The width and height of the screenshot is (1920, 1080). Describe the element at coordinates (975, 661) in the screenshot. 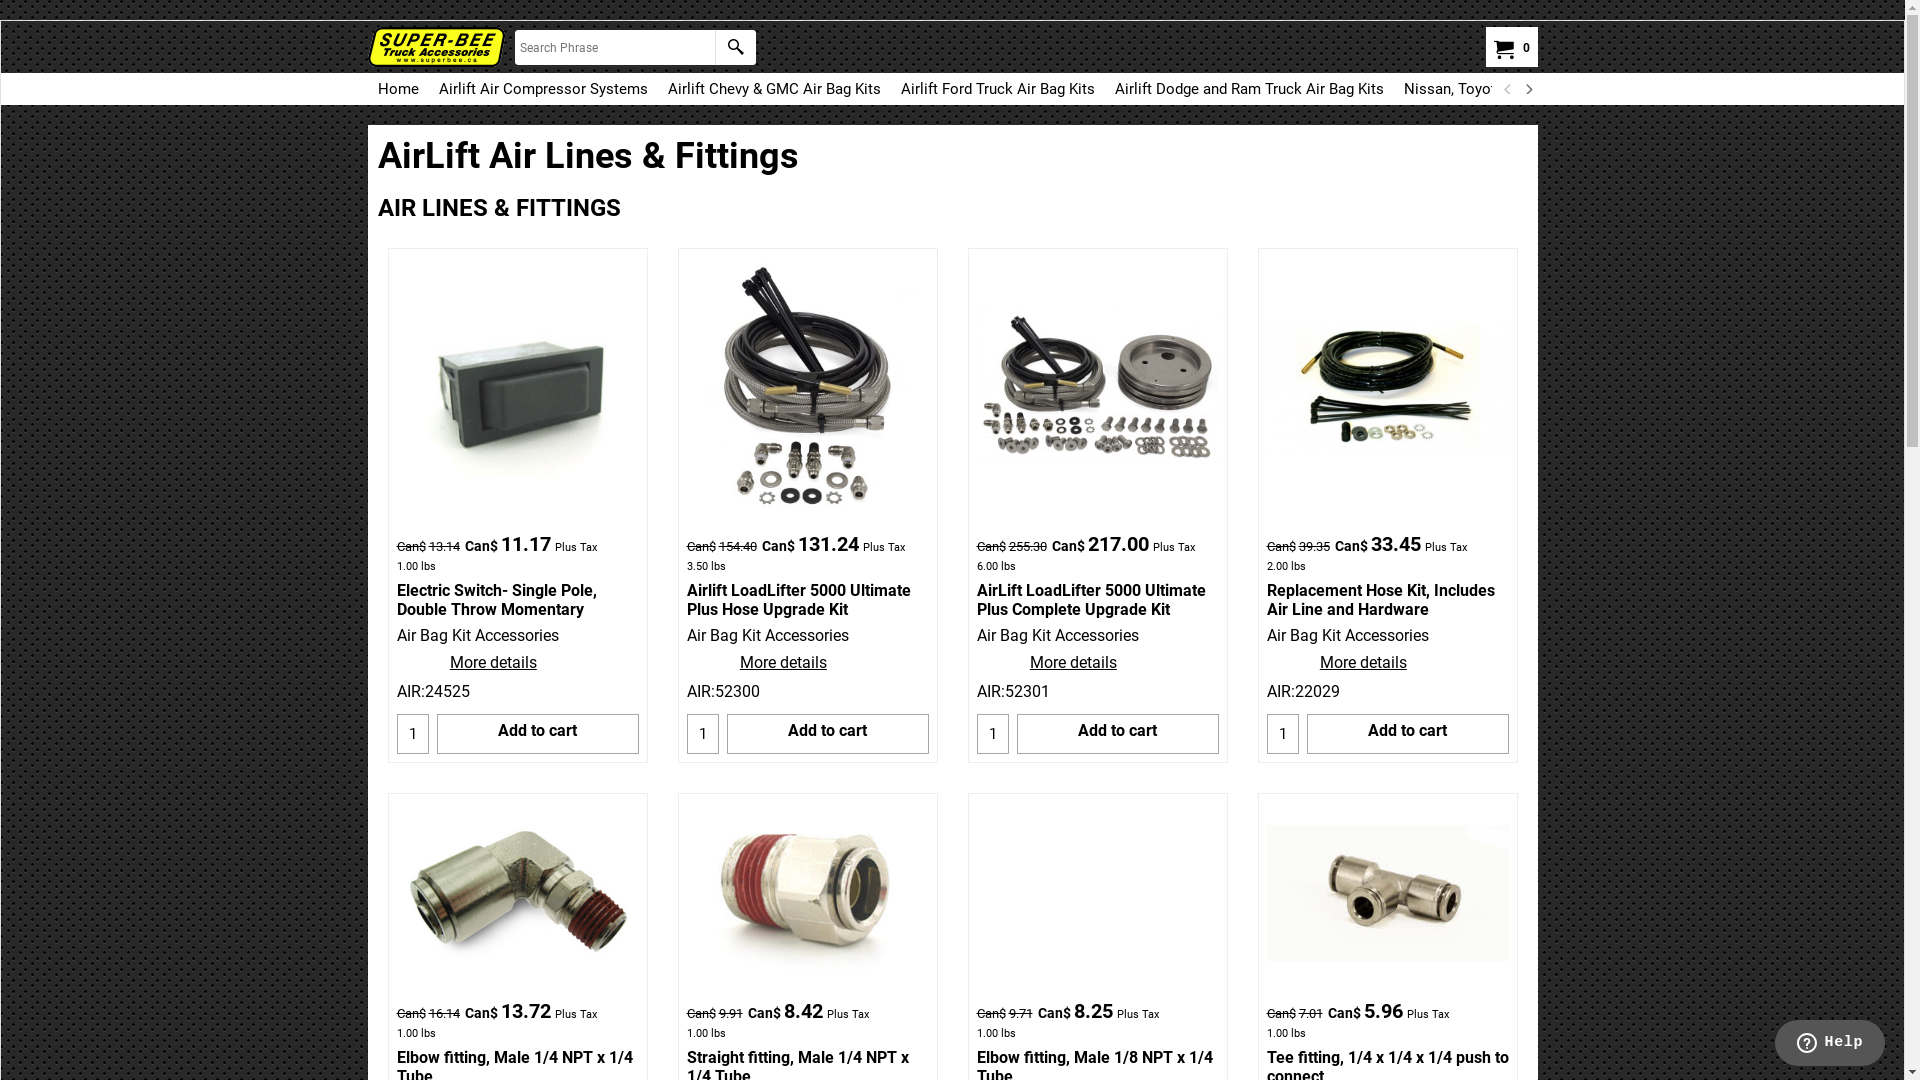

I see `'More details'` at that location.